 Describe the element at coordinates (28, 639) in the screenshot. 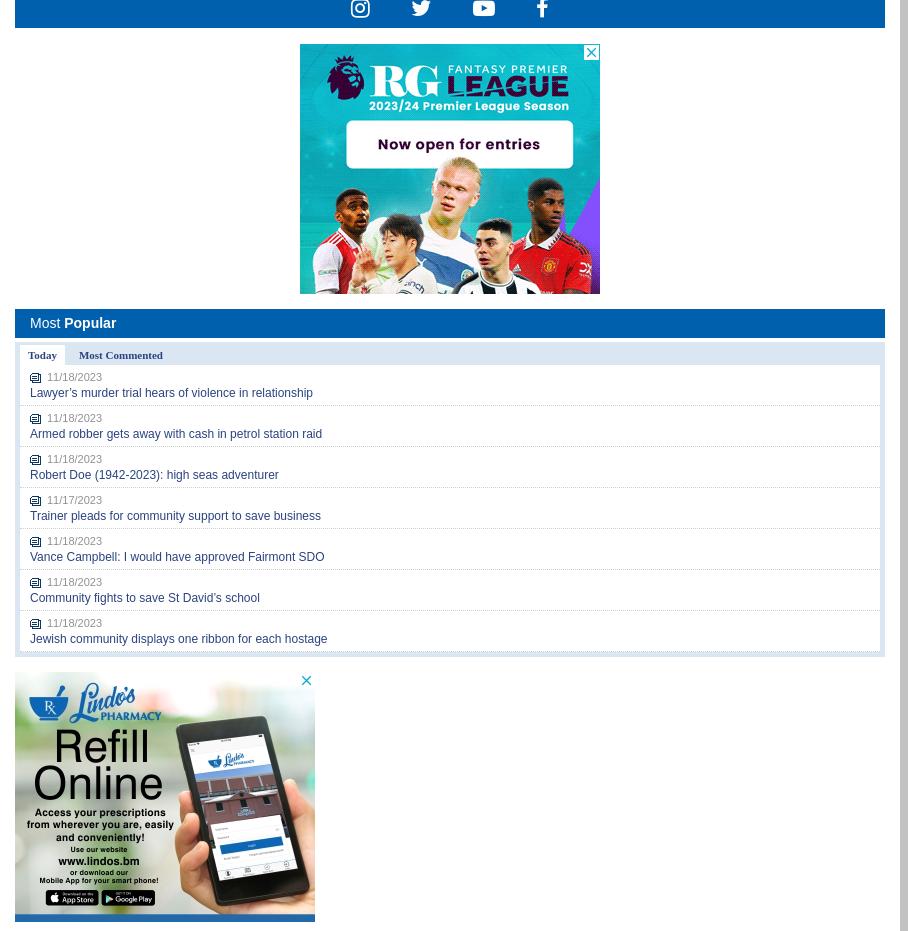

I see `'Jewish community displays one ribbon for each hostage'` at that location.